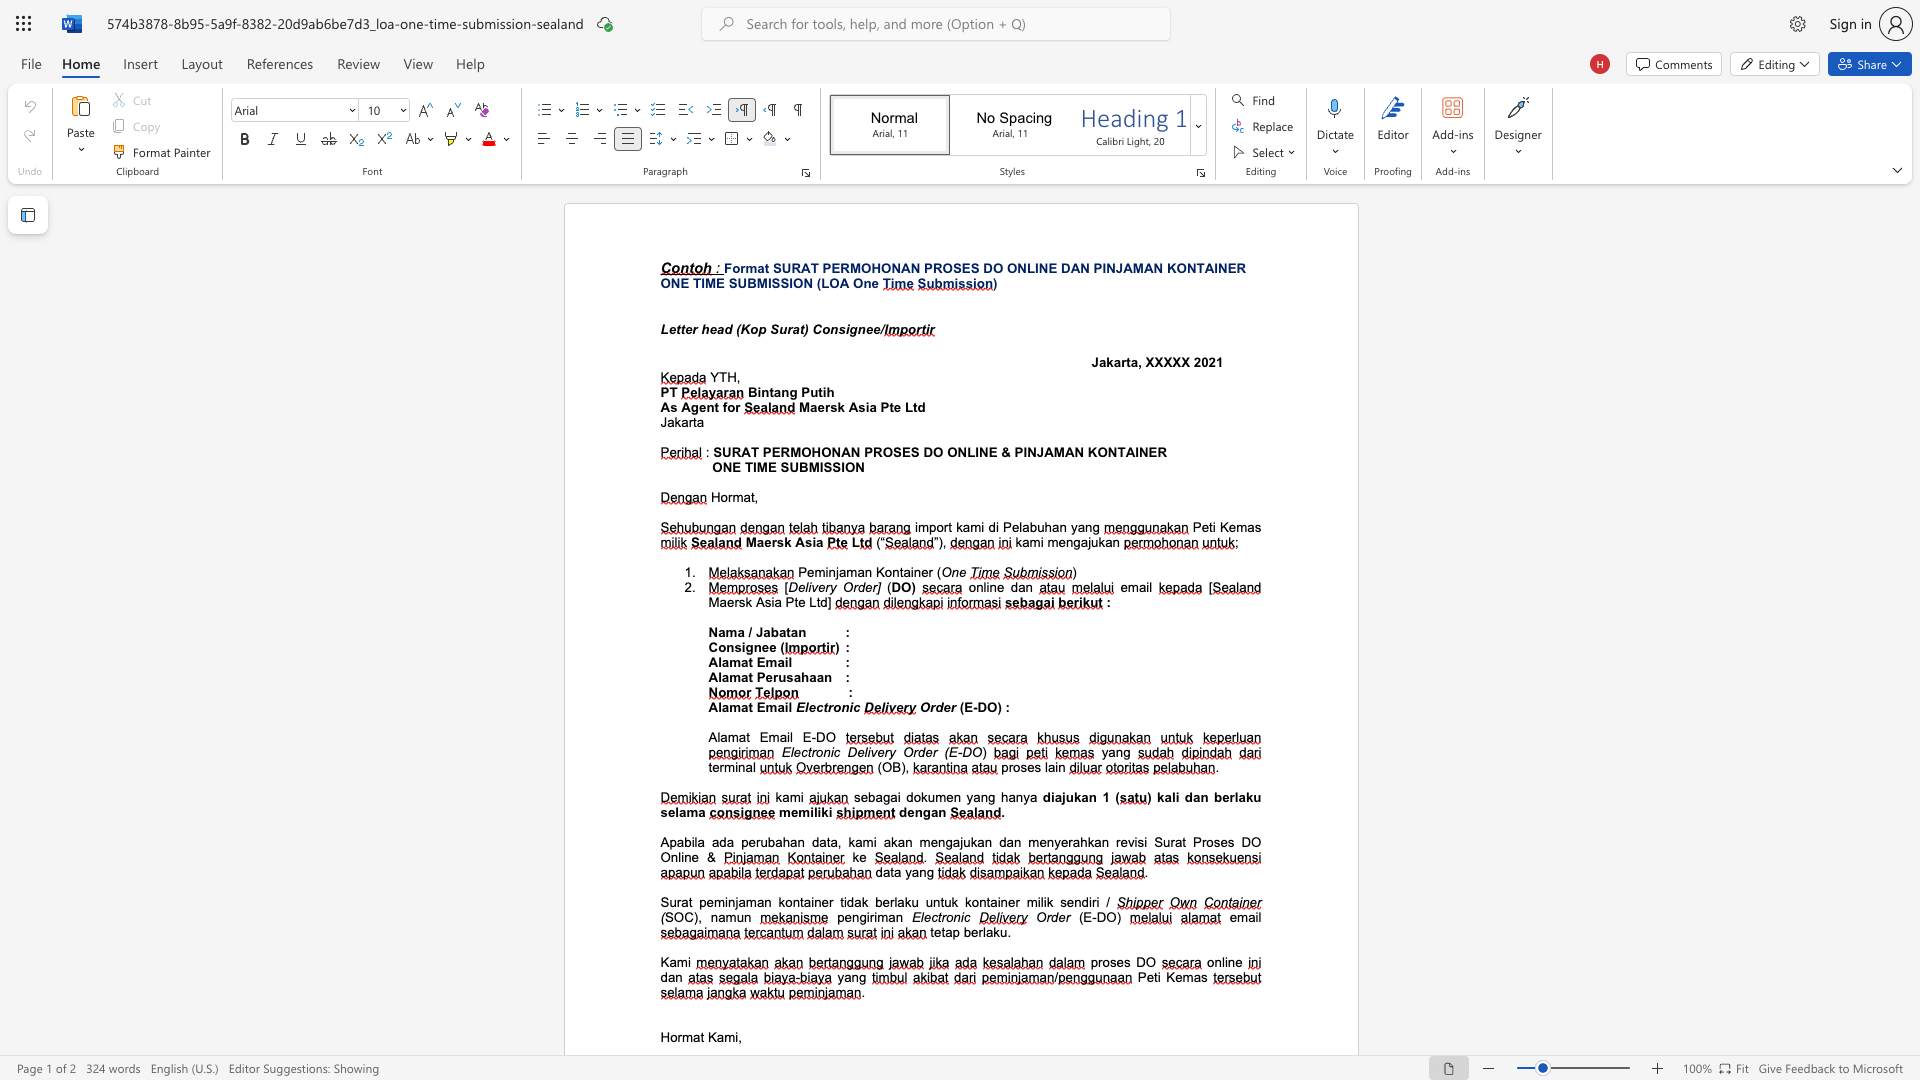 Image resolution: width=1920 pixels, height=1080 pixels. I want to click on the space between the continuous character "K" and "a" in the text, so click(716, 1036).